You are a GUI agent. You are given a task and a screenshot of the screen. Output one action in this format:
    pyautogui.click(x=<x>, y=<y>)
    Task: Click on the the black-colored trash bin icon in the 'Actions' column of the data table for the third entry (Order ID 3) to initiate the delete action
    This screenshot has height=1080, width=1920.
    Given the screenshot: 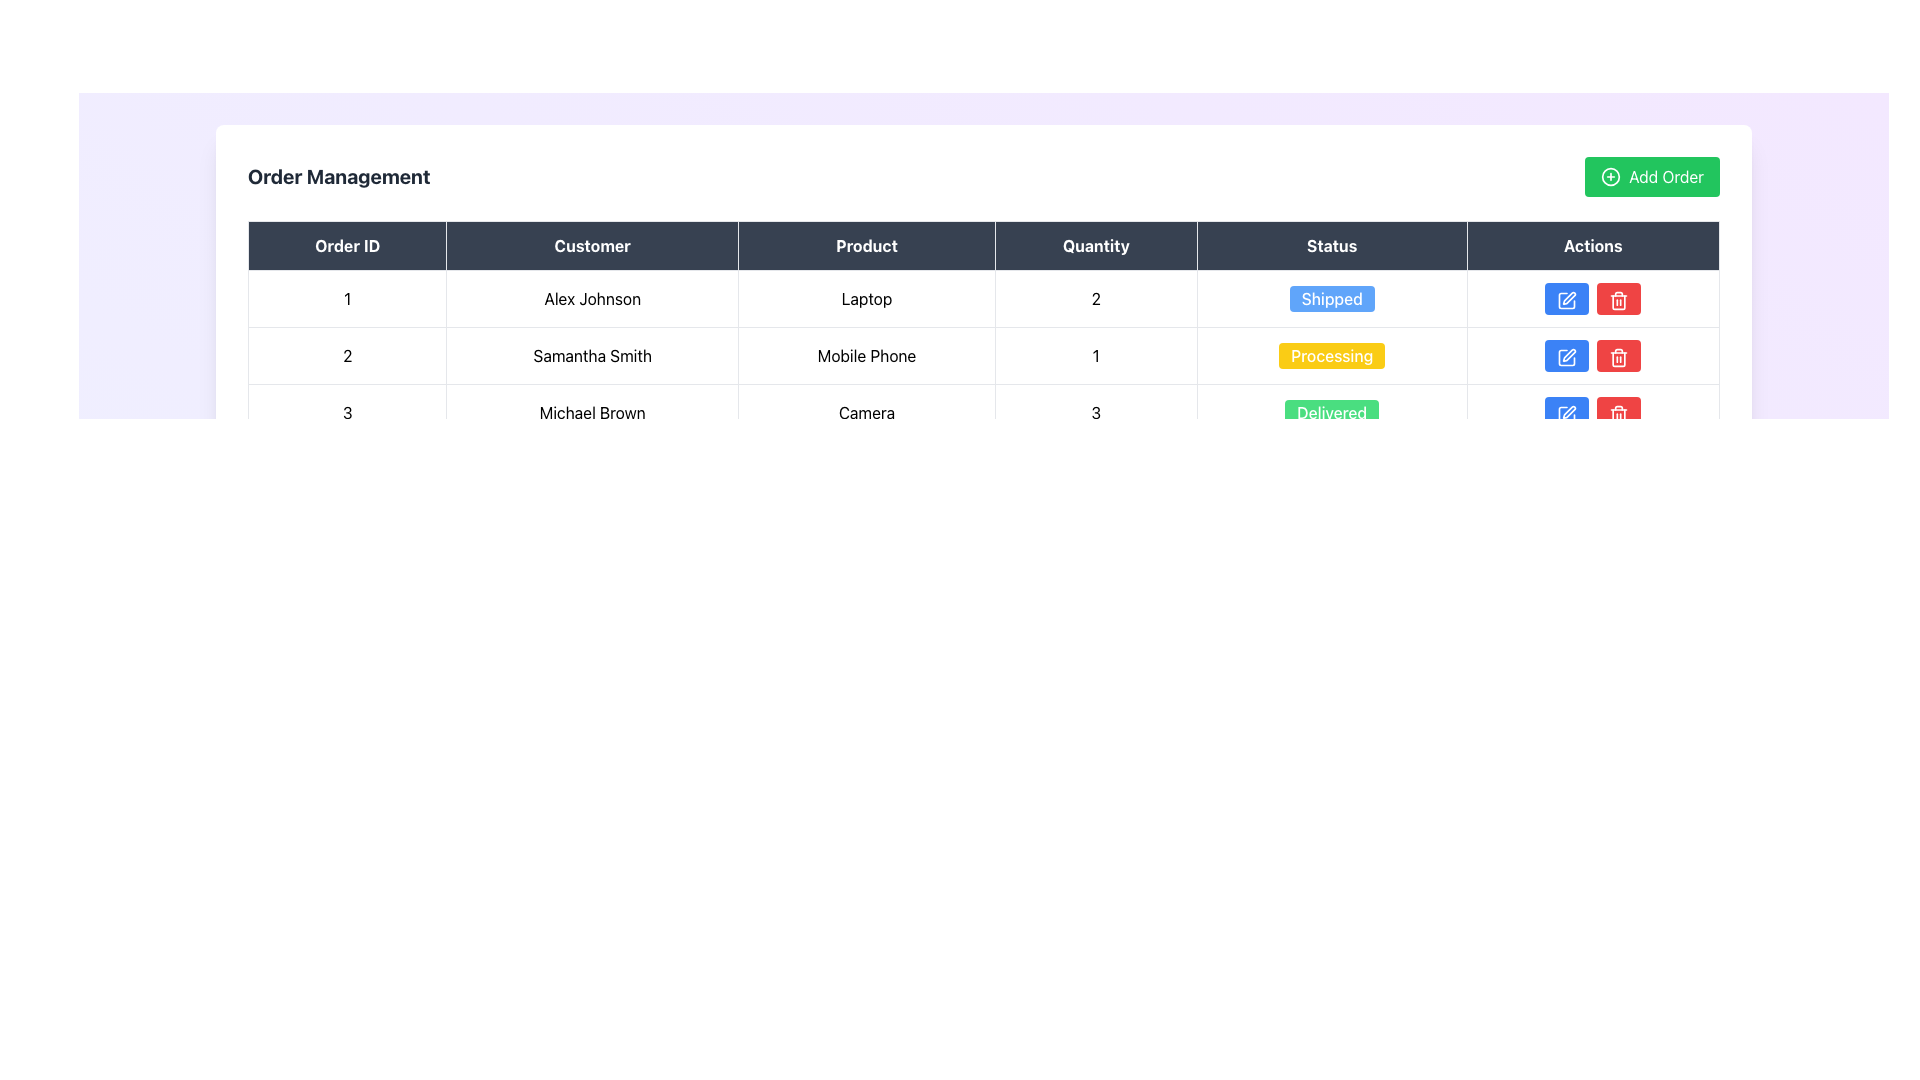 What is the action you would take?
    pyautogui.click(x=1619, y=302)
    